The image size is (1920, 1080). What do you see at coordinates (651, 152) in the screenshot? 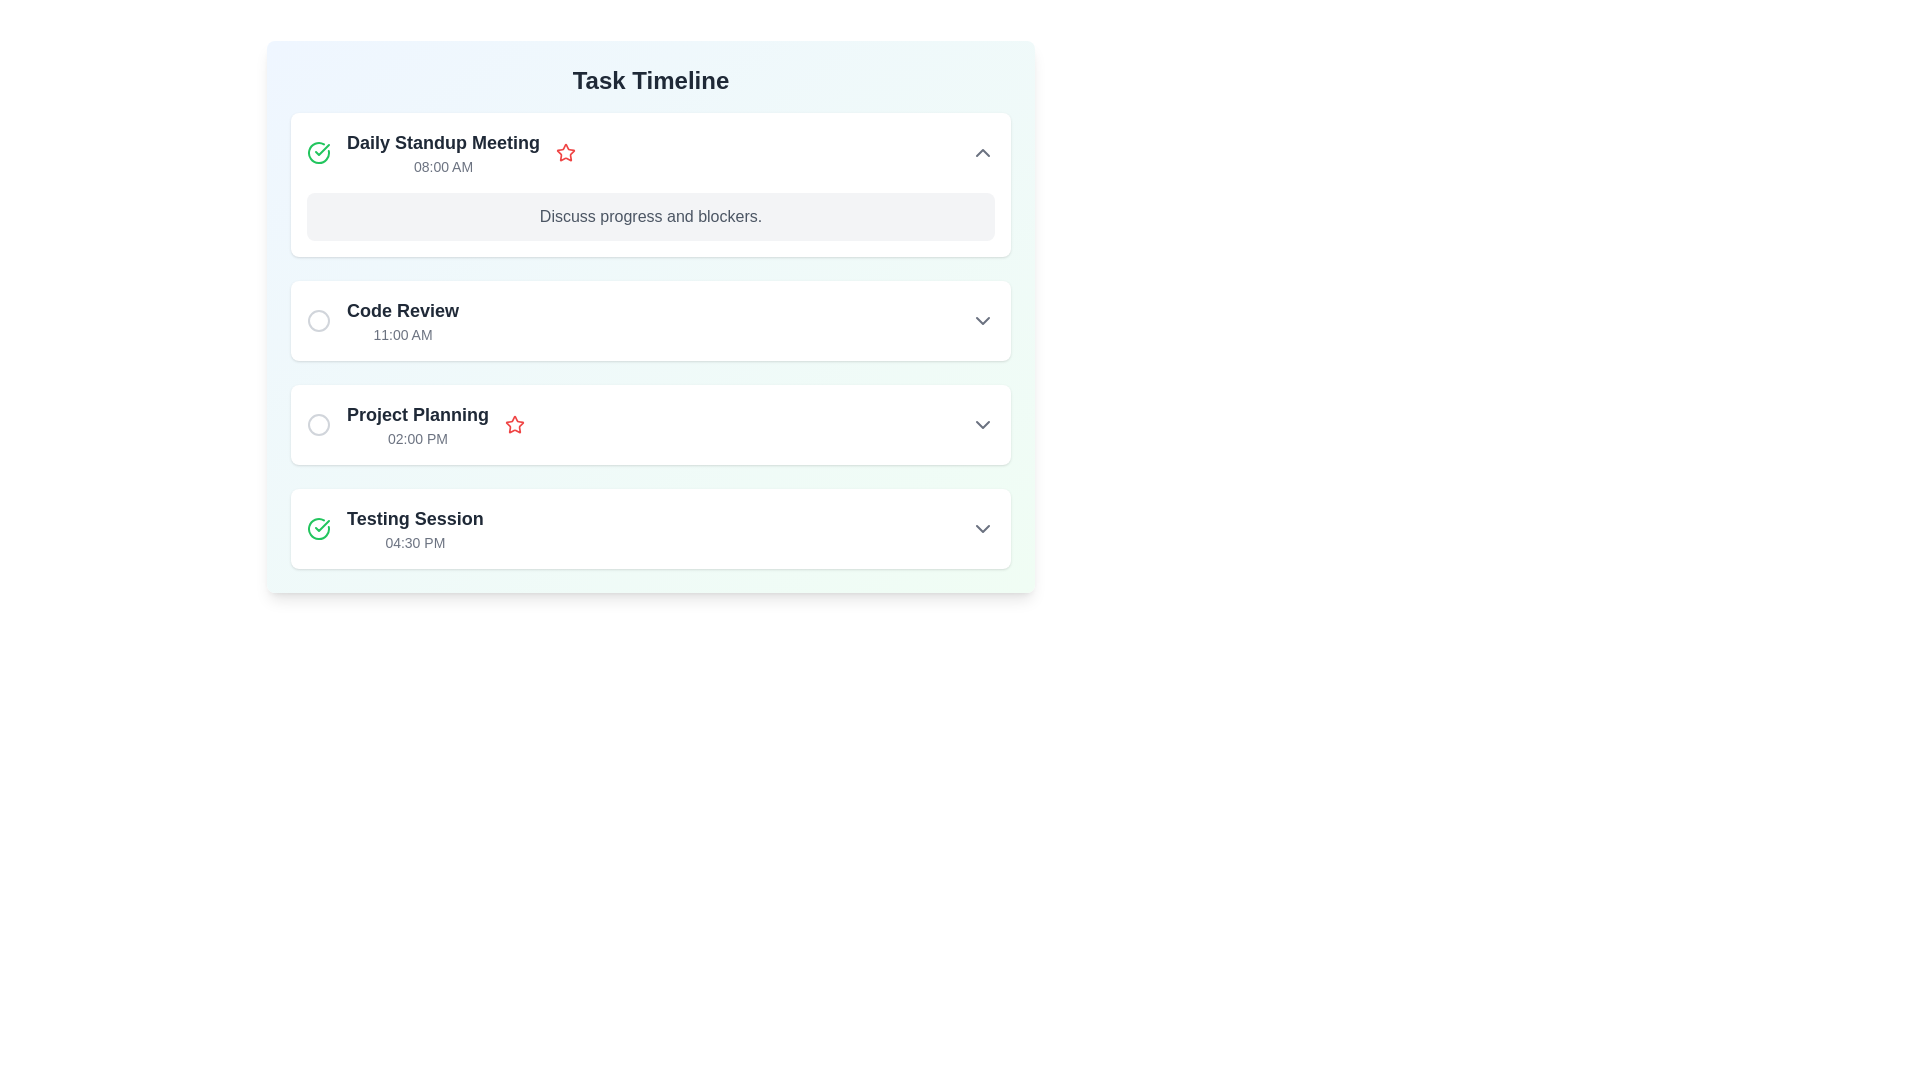
I see `the 'Daily Standup Meeting' card in the timeline view` at bounding box center [651, 152].